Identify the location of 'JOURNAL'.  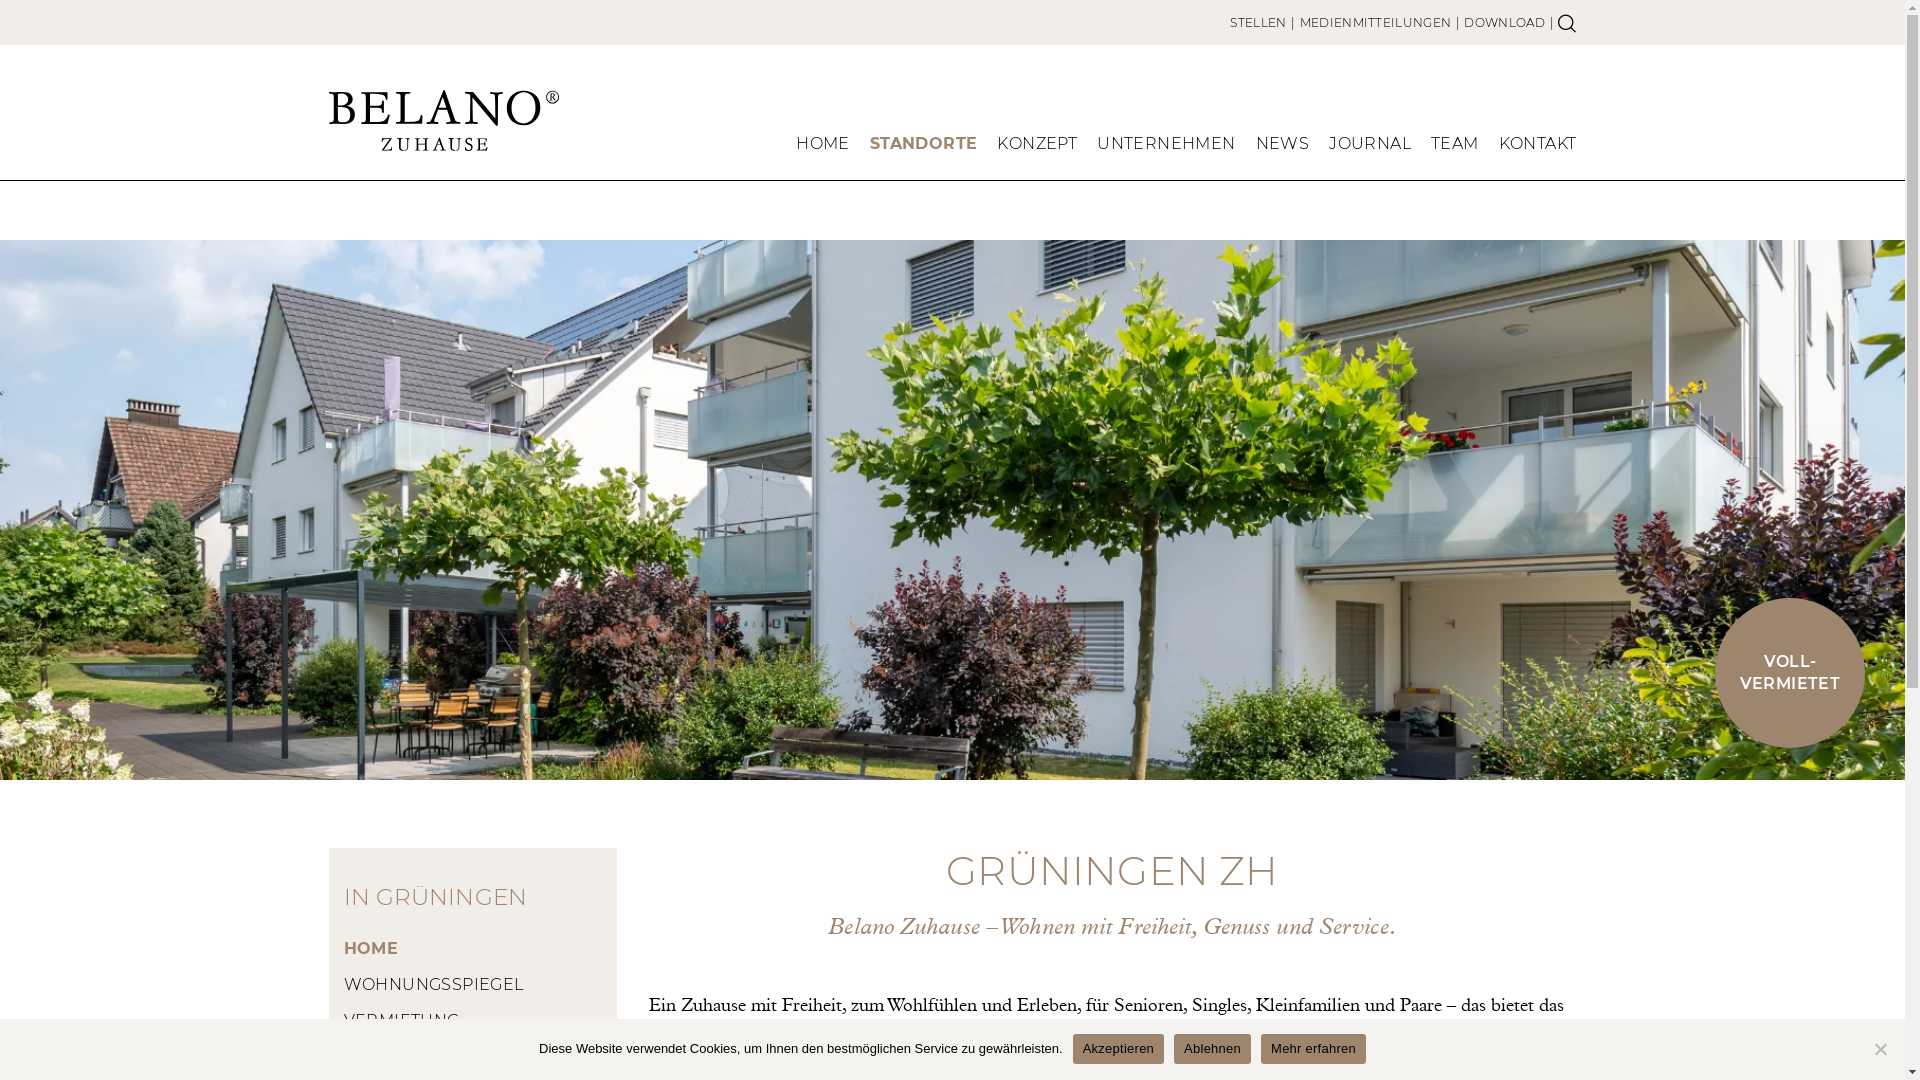
(1368, 146).